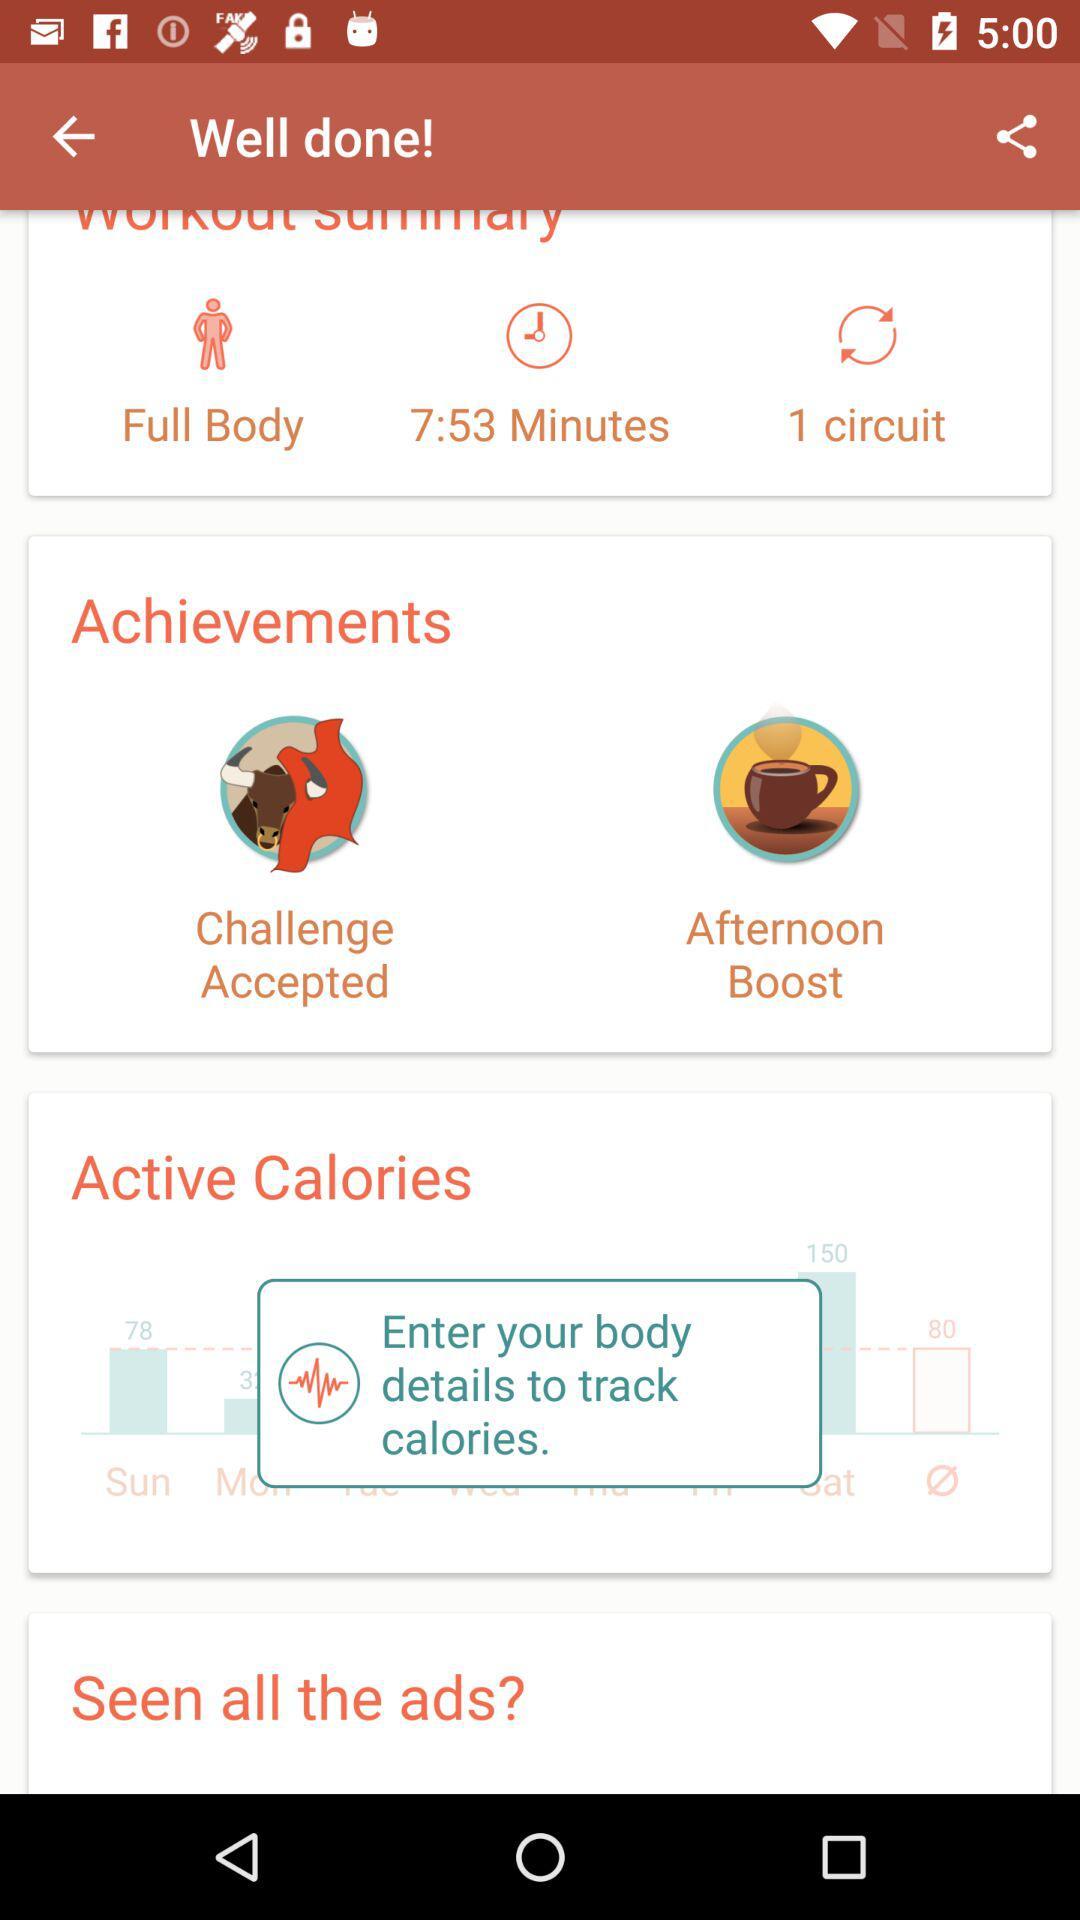  I want to click on item next to the workout summary item, so click(1017, 135).